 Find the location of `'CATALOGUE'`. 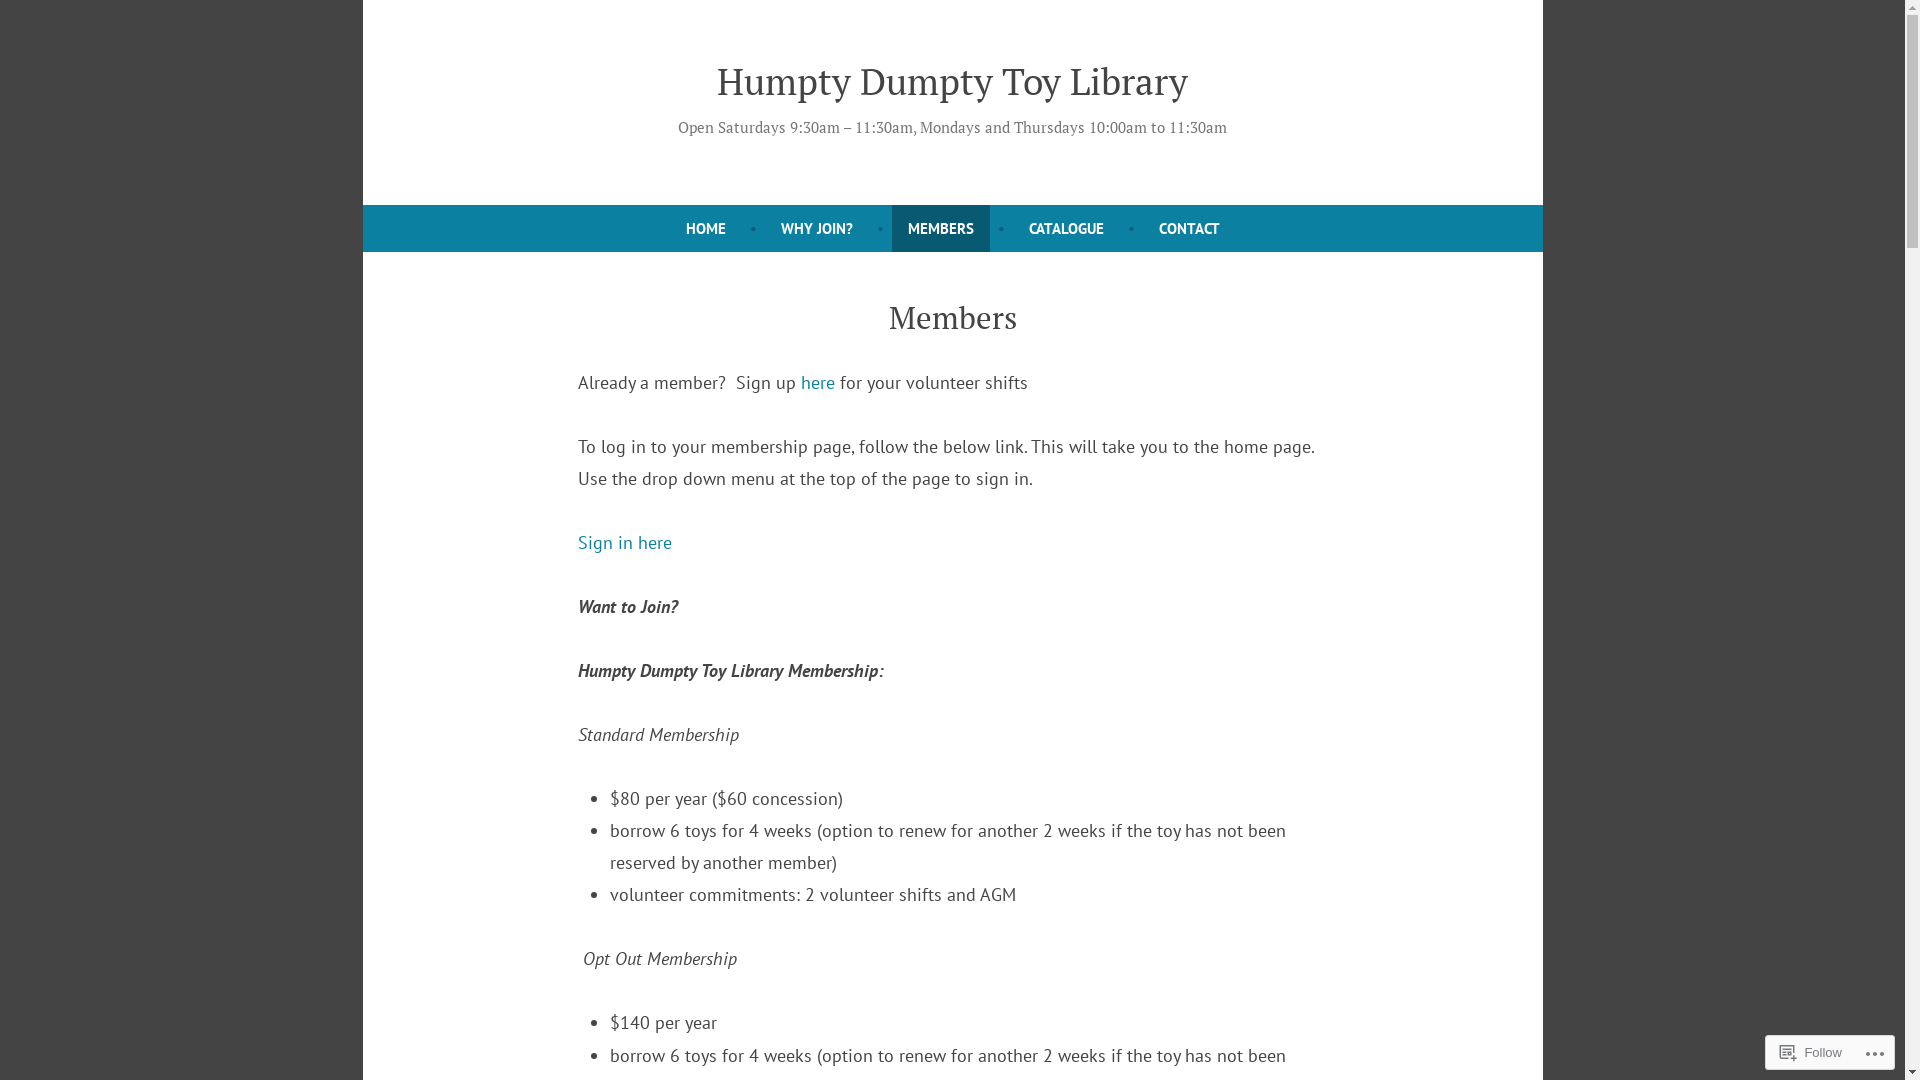

'CATALOGUE' is located at coordinates (1064, 227).